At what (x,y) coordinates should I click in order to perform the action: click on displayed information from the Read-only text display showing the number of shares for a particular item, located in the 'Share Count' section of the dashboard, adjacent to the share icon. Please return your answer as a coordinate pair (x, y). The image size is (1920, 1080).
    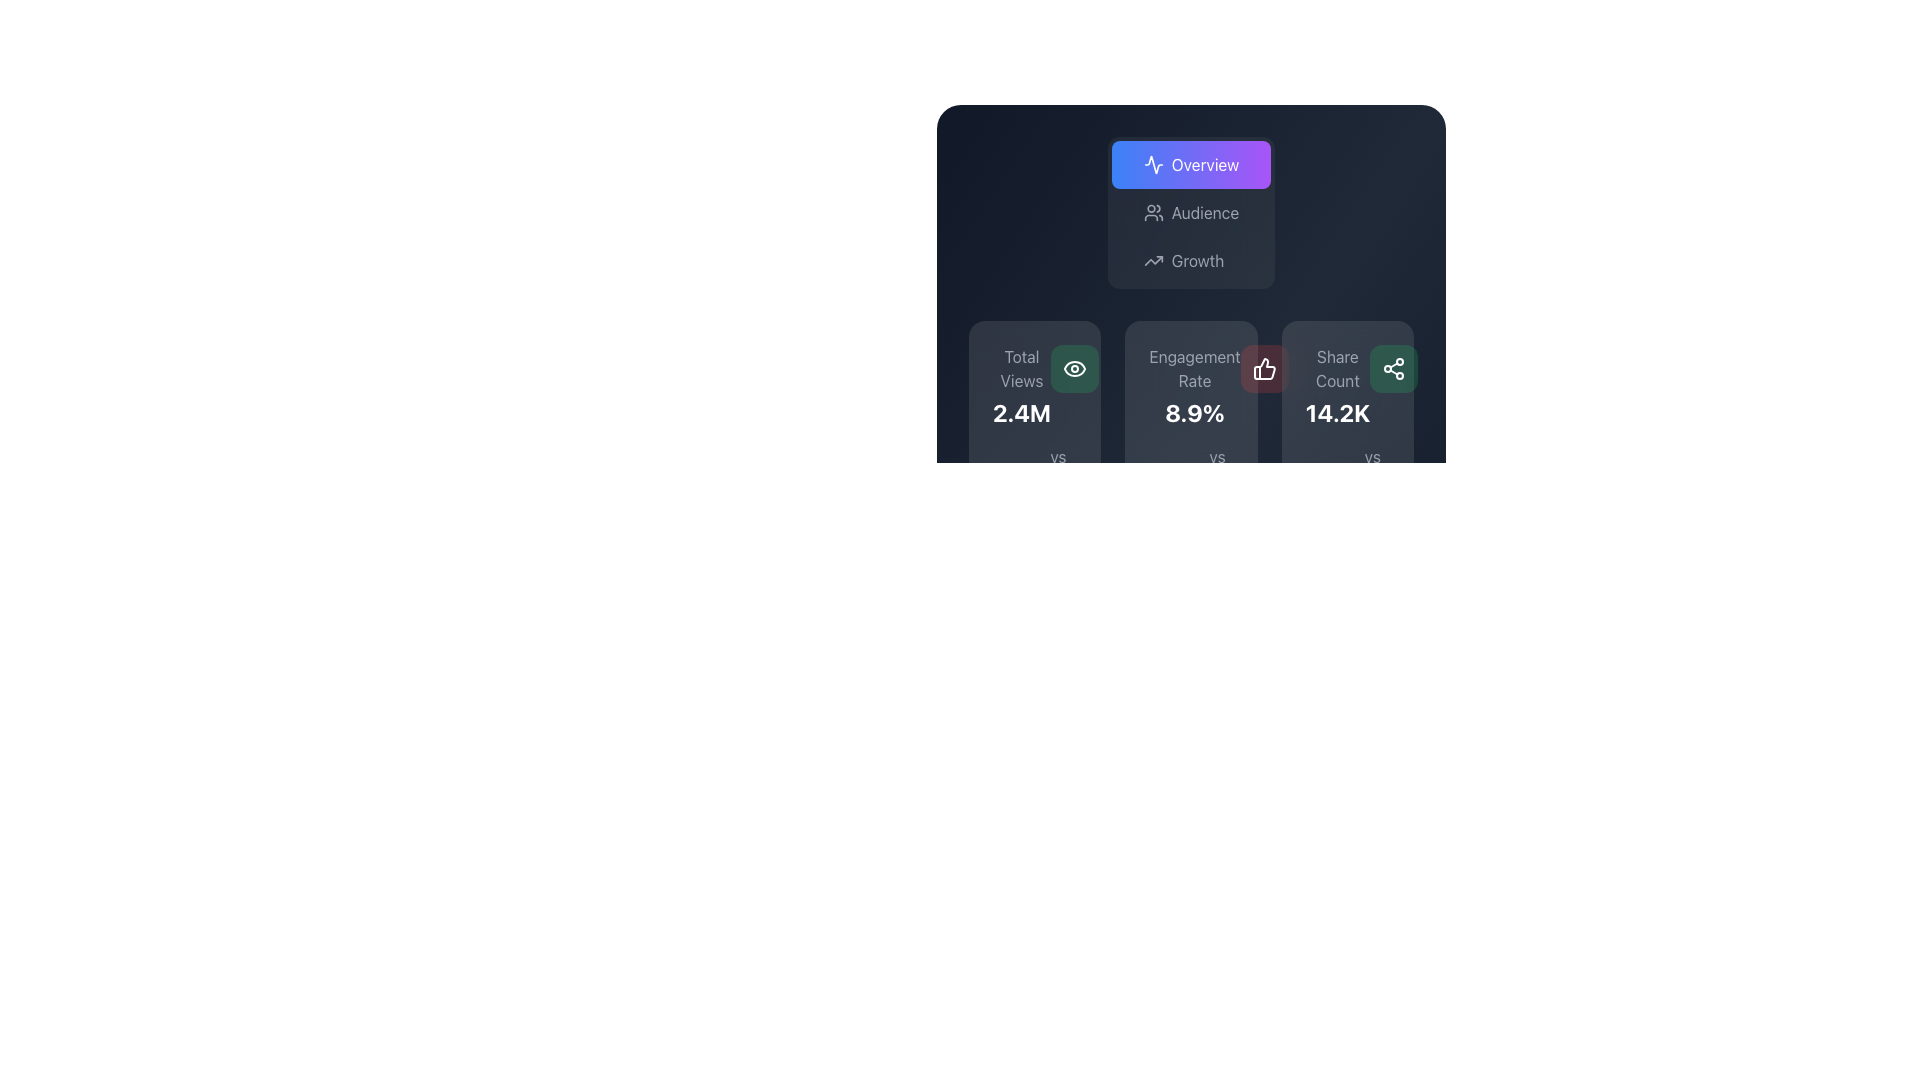
    Looking at the image, I should click on (1337, 386).